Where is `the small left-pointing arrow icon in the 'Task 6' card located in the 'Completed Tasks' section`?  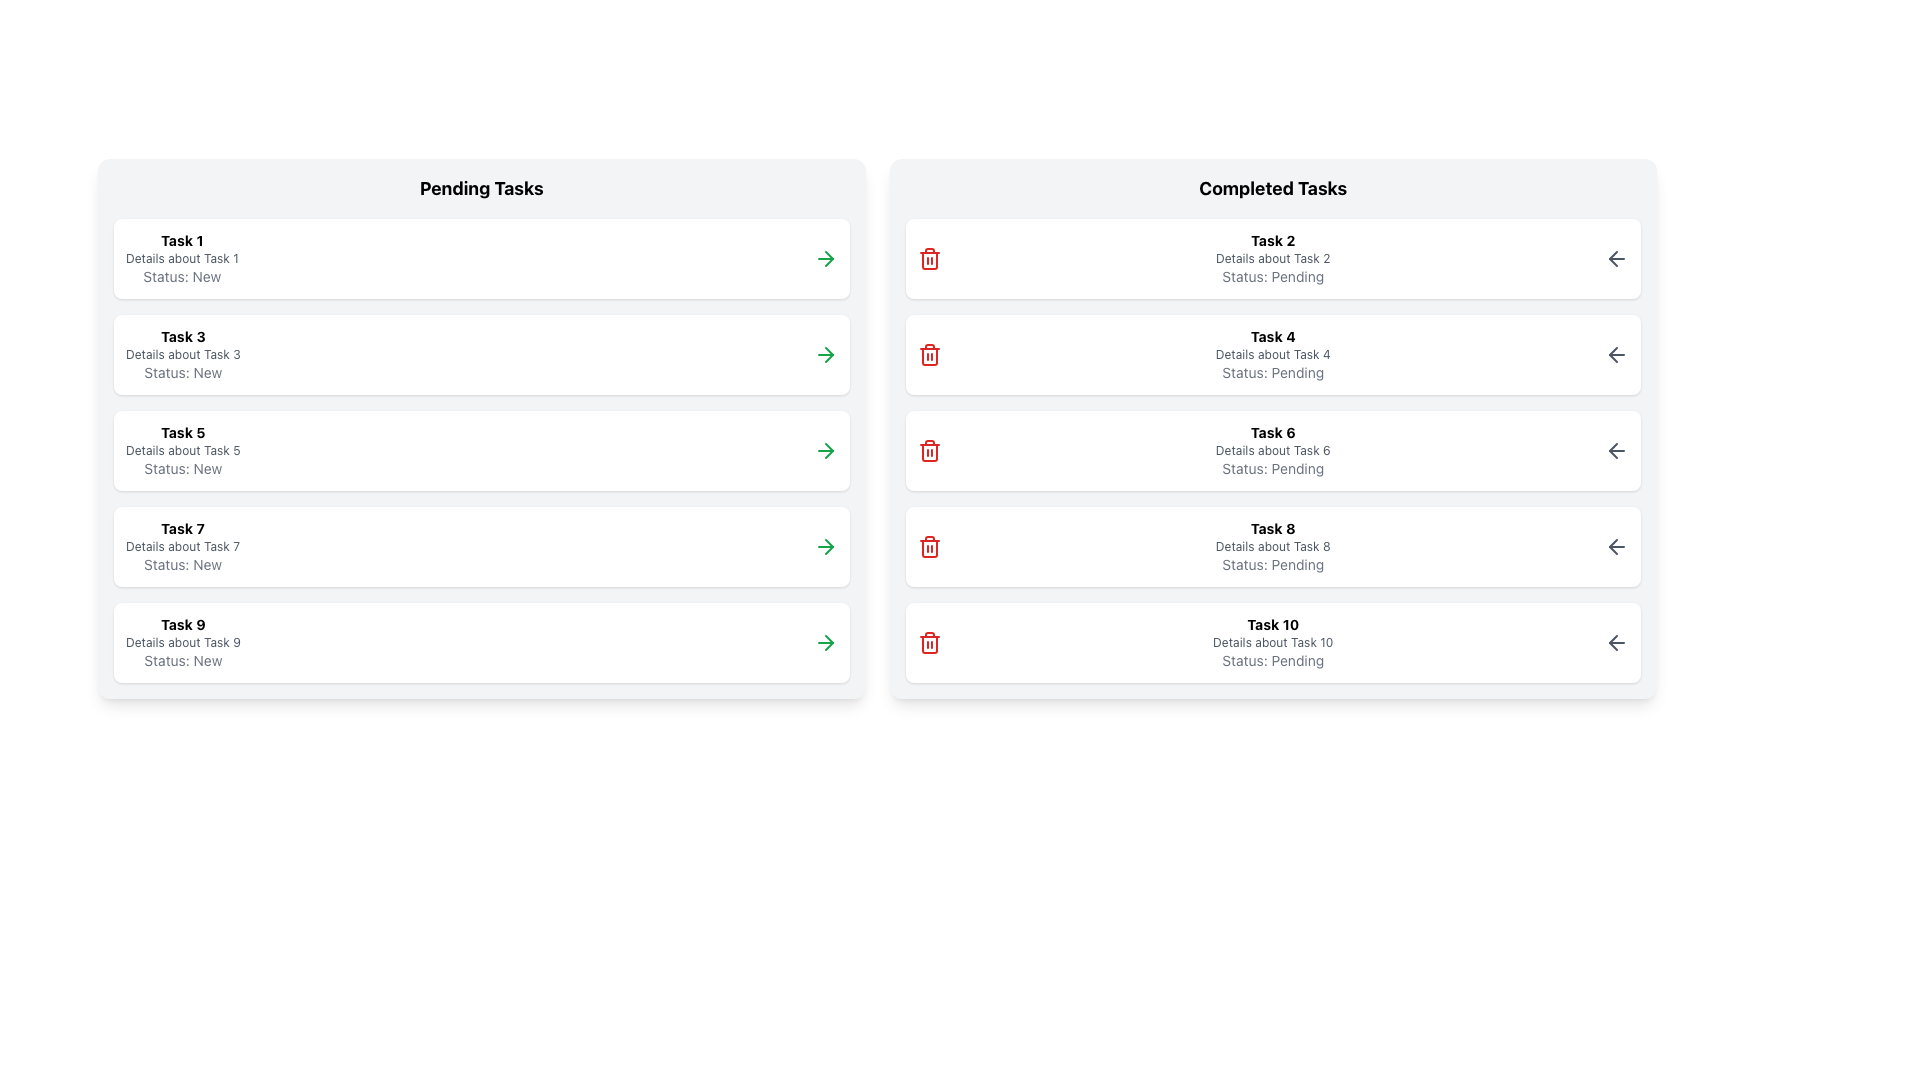 the small left-pointing arrow icon in the 'Task 6' card located in the 'Completed Tasks' section is located at coordinates (1617, 451).